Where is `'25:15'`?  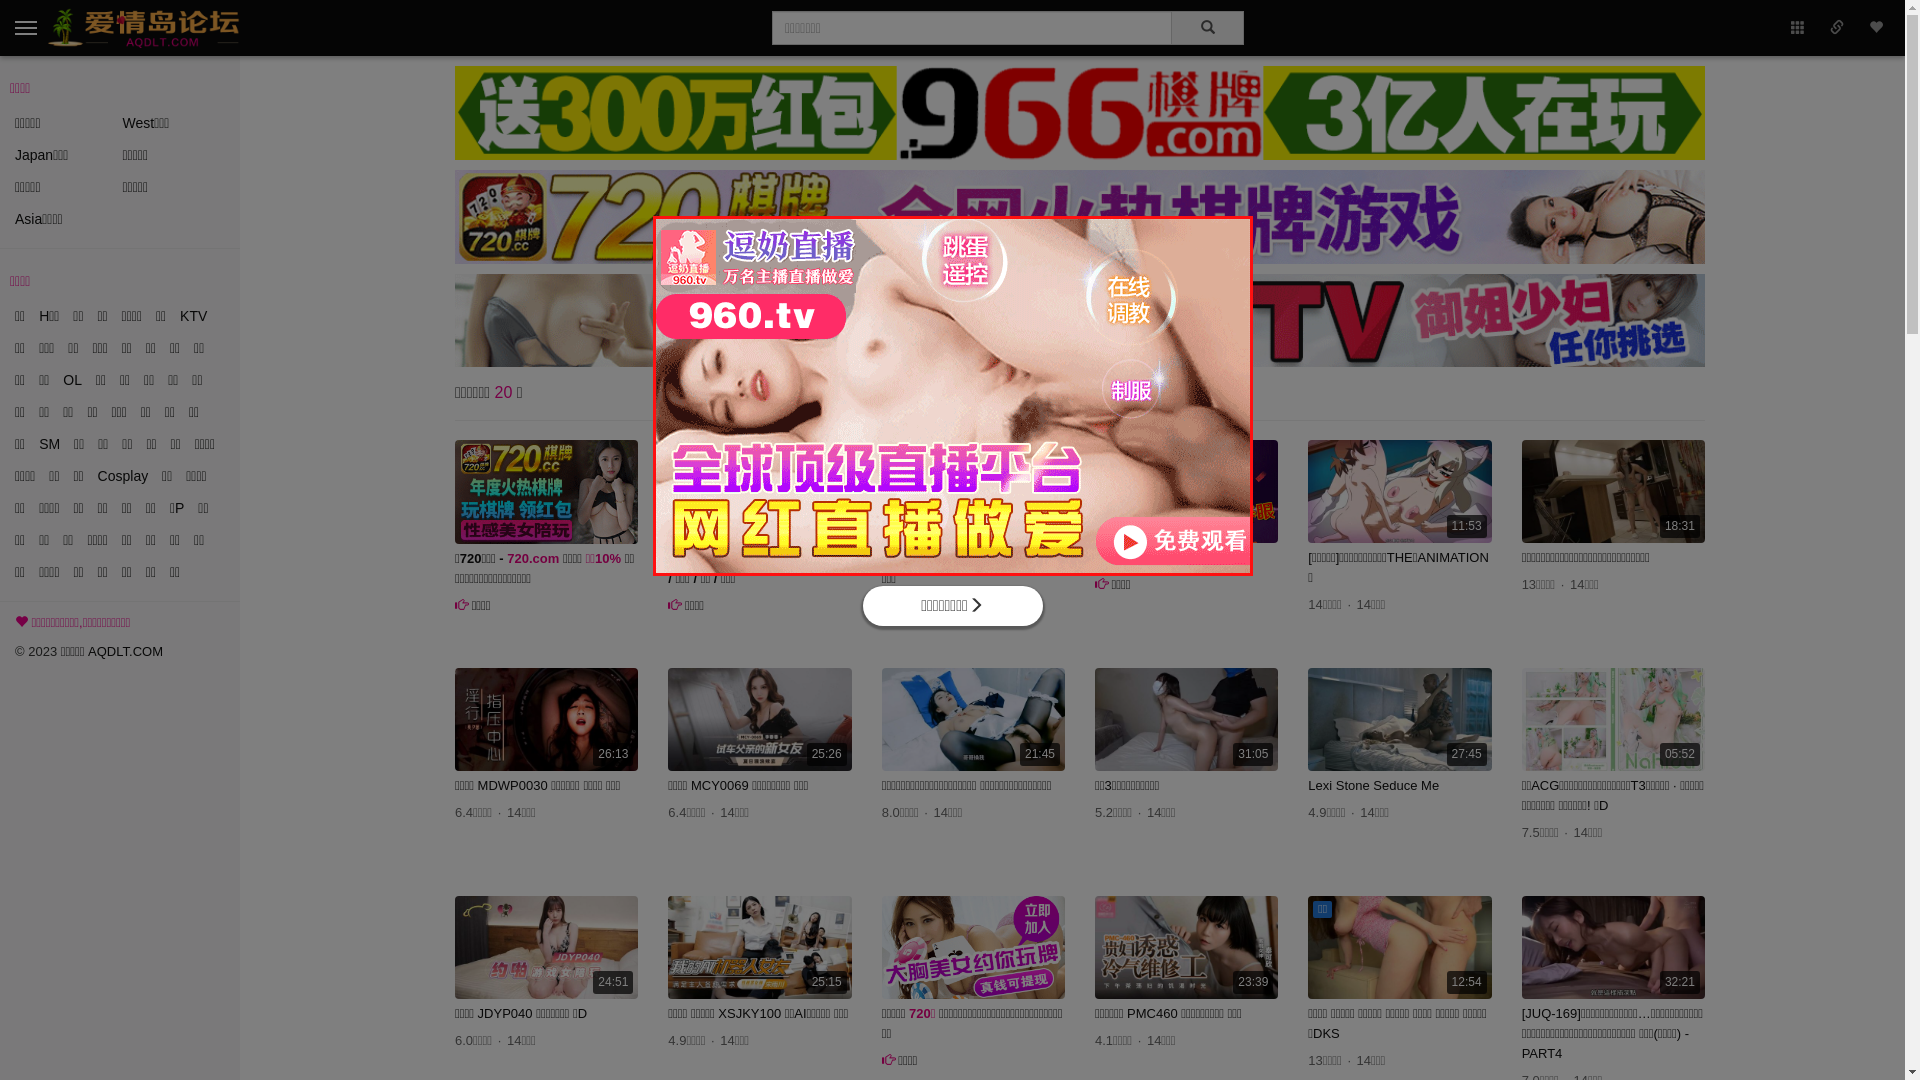 '25:15' is located at coordinates (758, 946).